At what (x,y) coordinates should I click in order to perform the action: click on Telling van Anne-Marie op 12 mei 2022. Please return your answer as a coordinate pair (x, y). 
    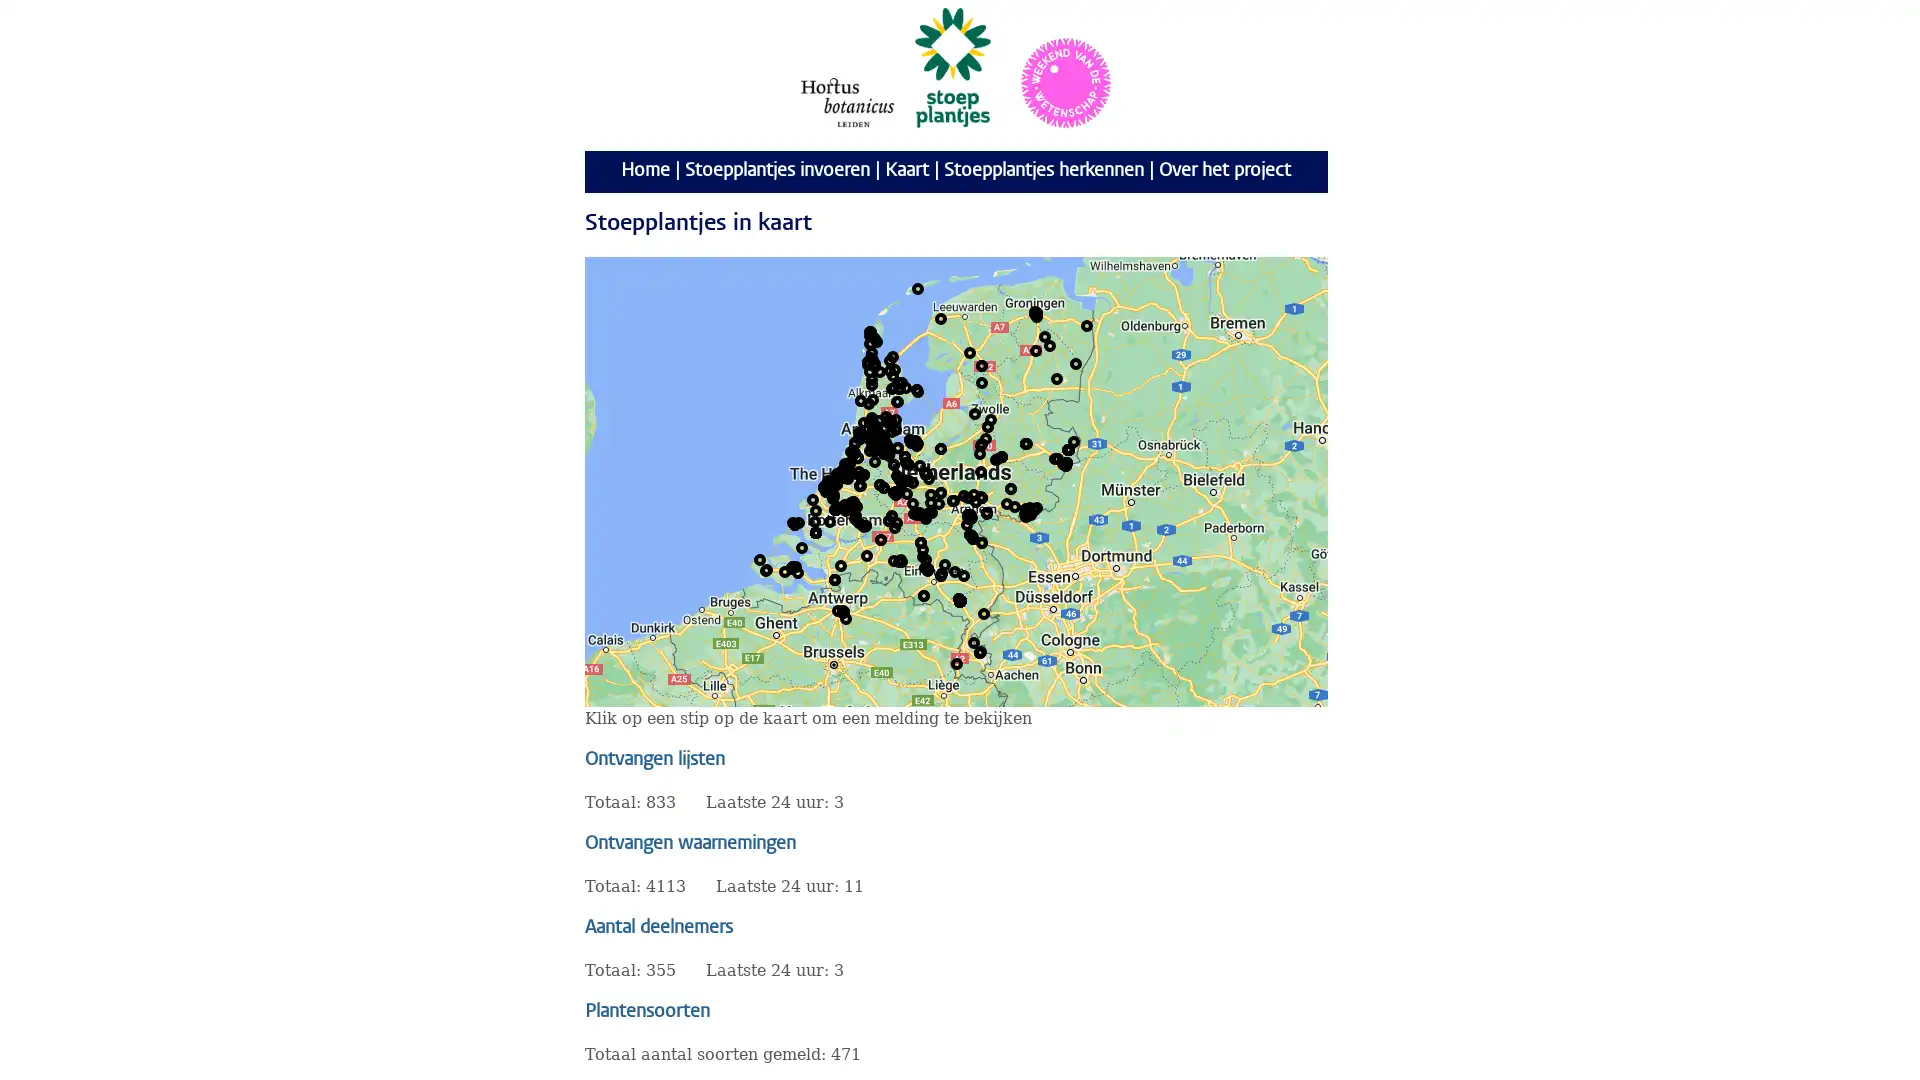
    Looking at the image, I should click on (899, 559).